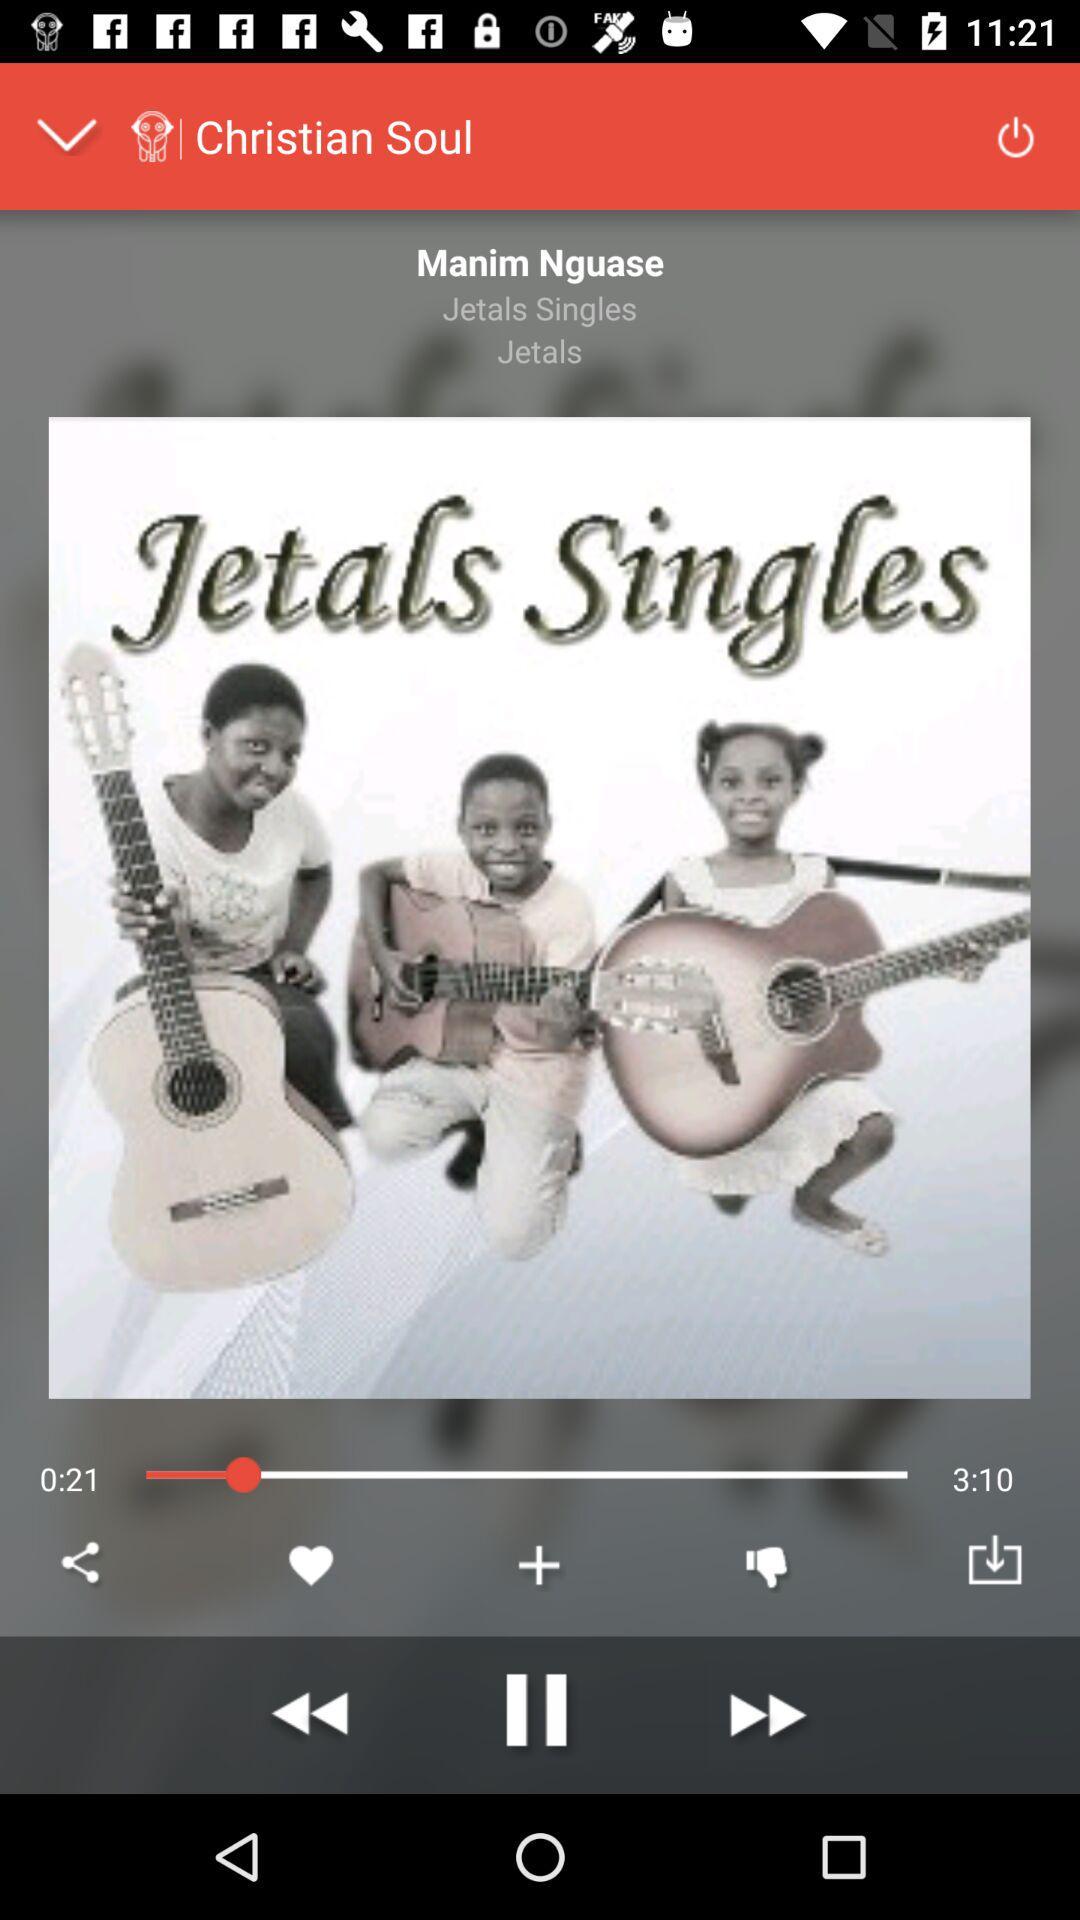 This screenshot has width=1080, height=1920. Describe the element at coordinates (312, 1714) in the screenshot. I see `the av_rewind icon` at that location.